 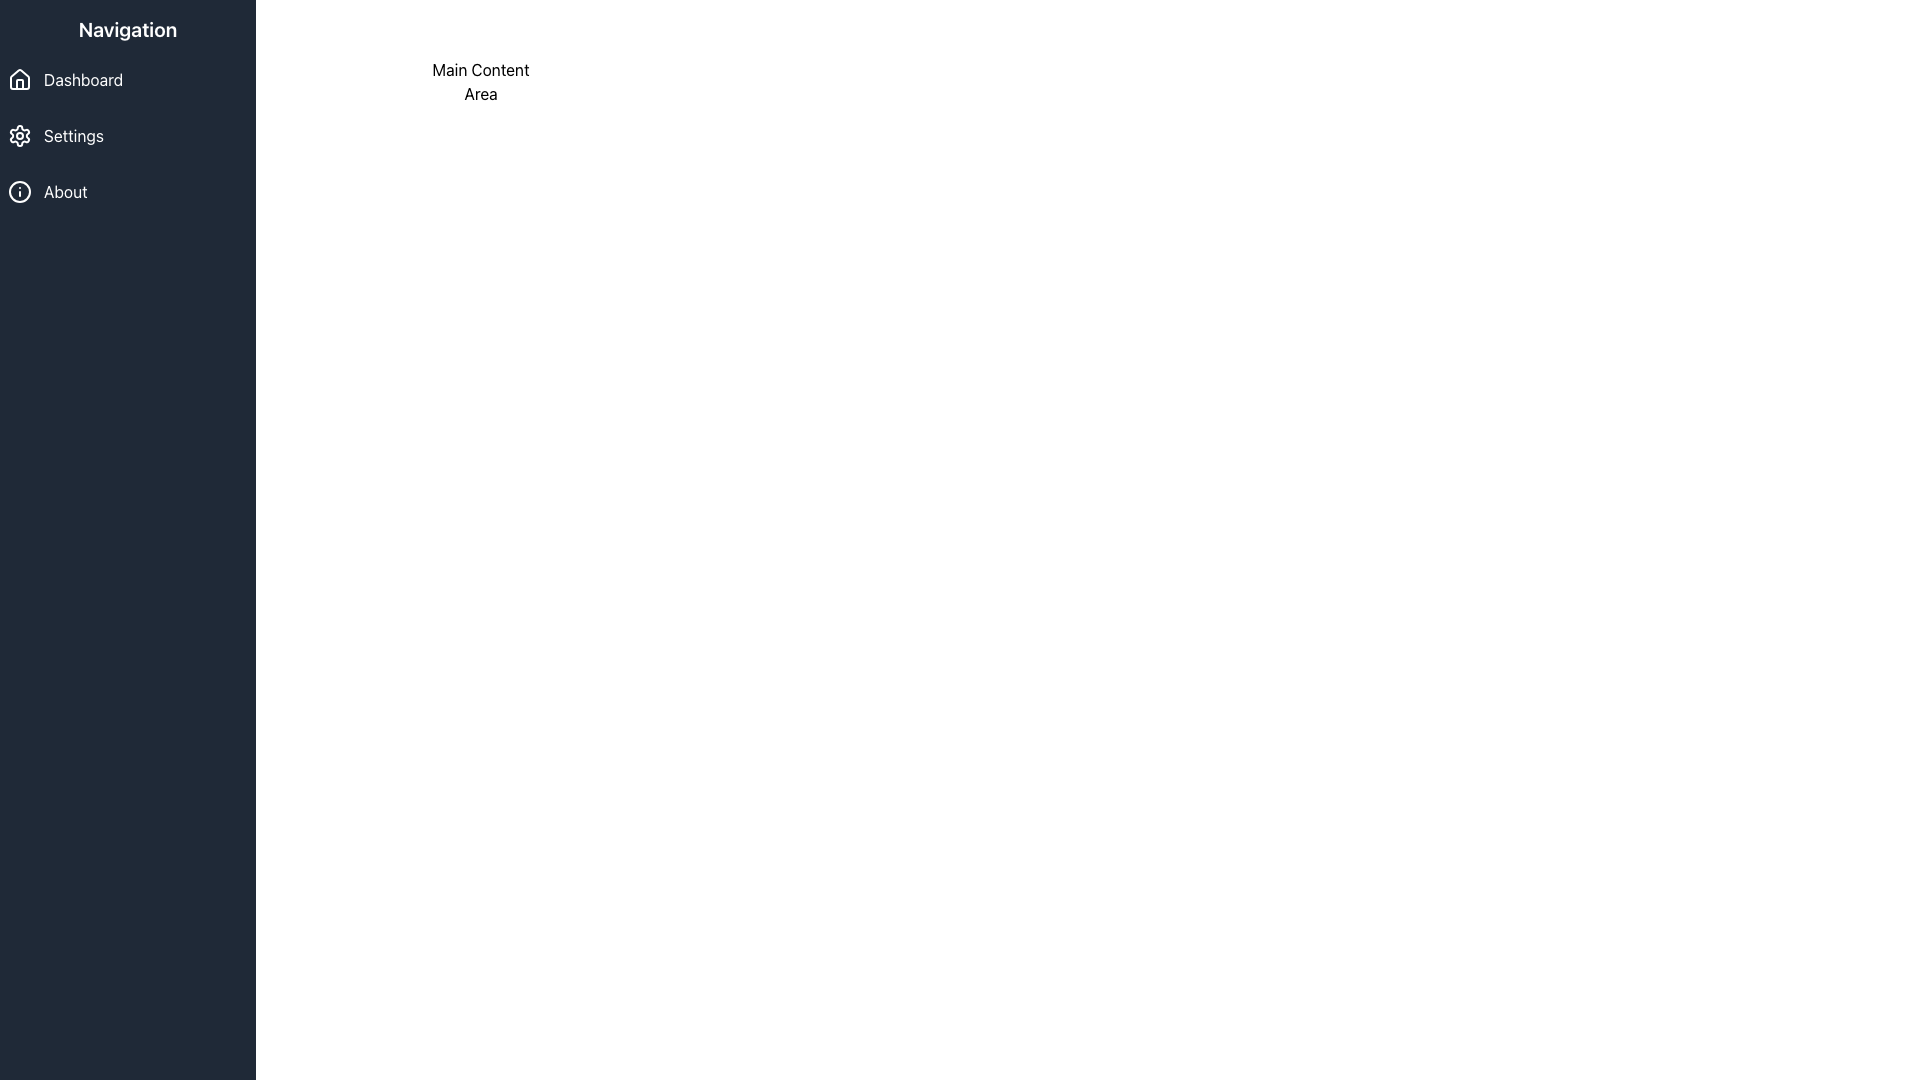 What do you see at coordinates (19, 135) in the screenshot?
I see `the gear-shaped icon in the left-hand navigation menu to interact with the settings functionality` at bounding box center [19, 135].